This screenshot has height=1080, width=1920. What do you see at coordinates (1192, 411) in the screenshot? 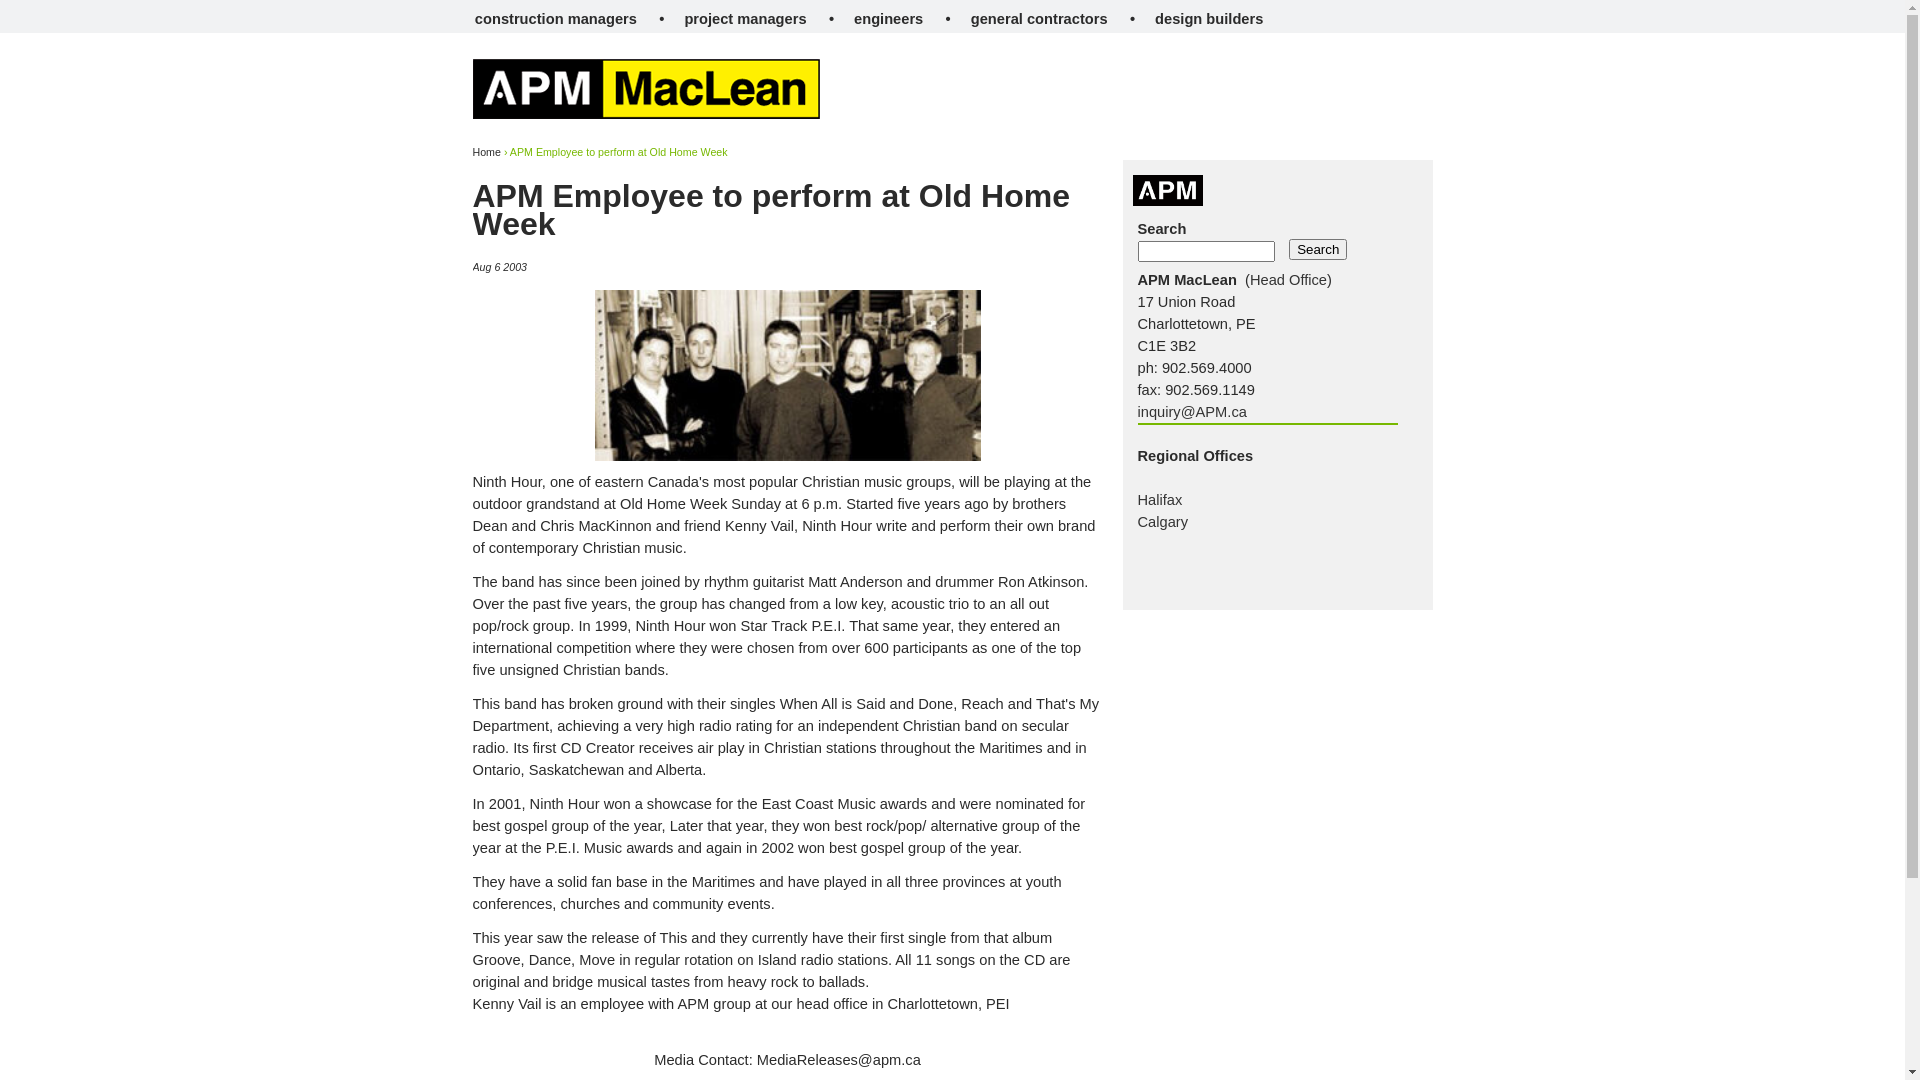
I see `'inquiry@APM.ca'` at bounding box center [1192, 411].